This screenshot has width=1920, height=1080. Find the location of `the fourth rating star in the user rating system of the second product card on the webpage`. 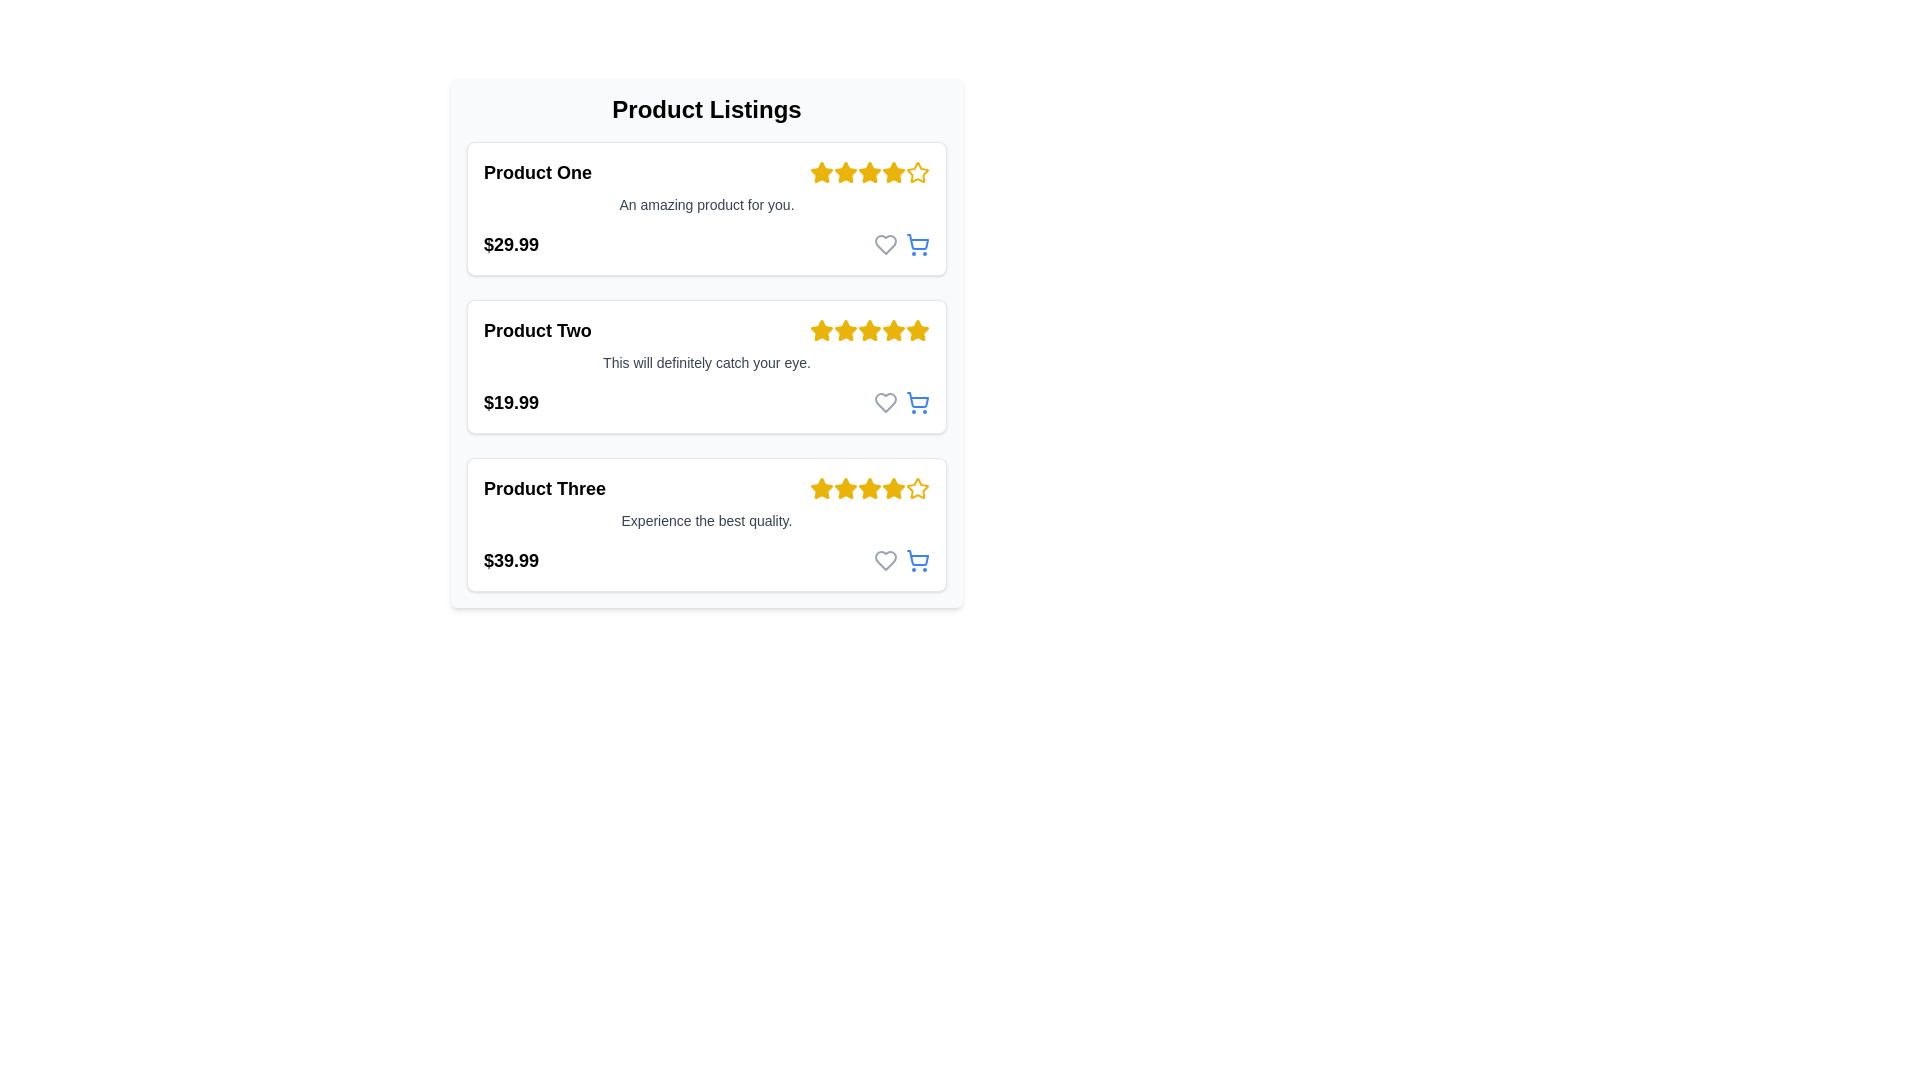

the fourth rating star in the user rating system of the second product card on the webpage is located at coordinates (892, 329).